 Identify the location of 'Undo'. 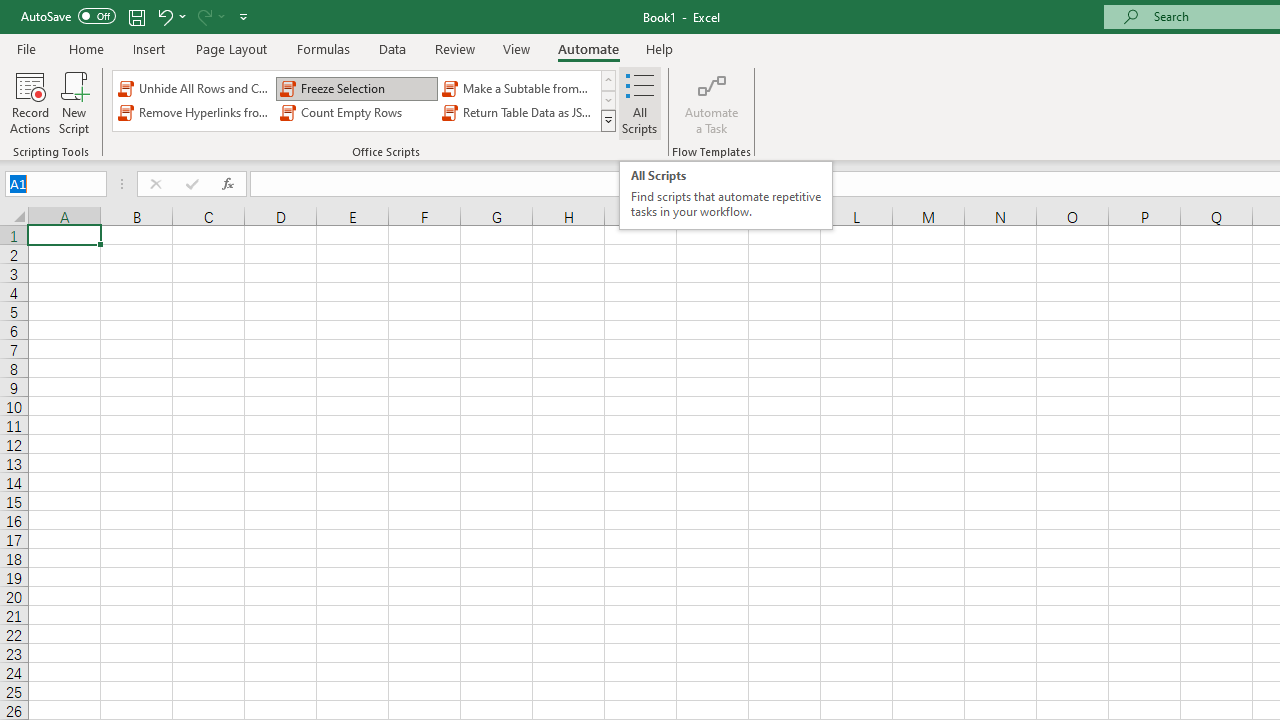
(164, 16).